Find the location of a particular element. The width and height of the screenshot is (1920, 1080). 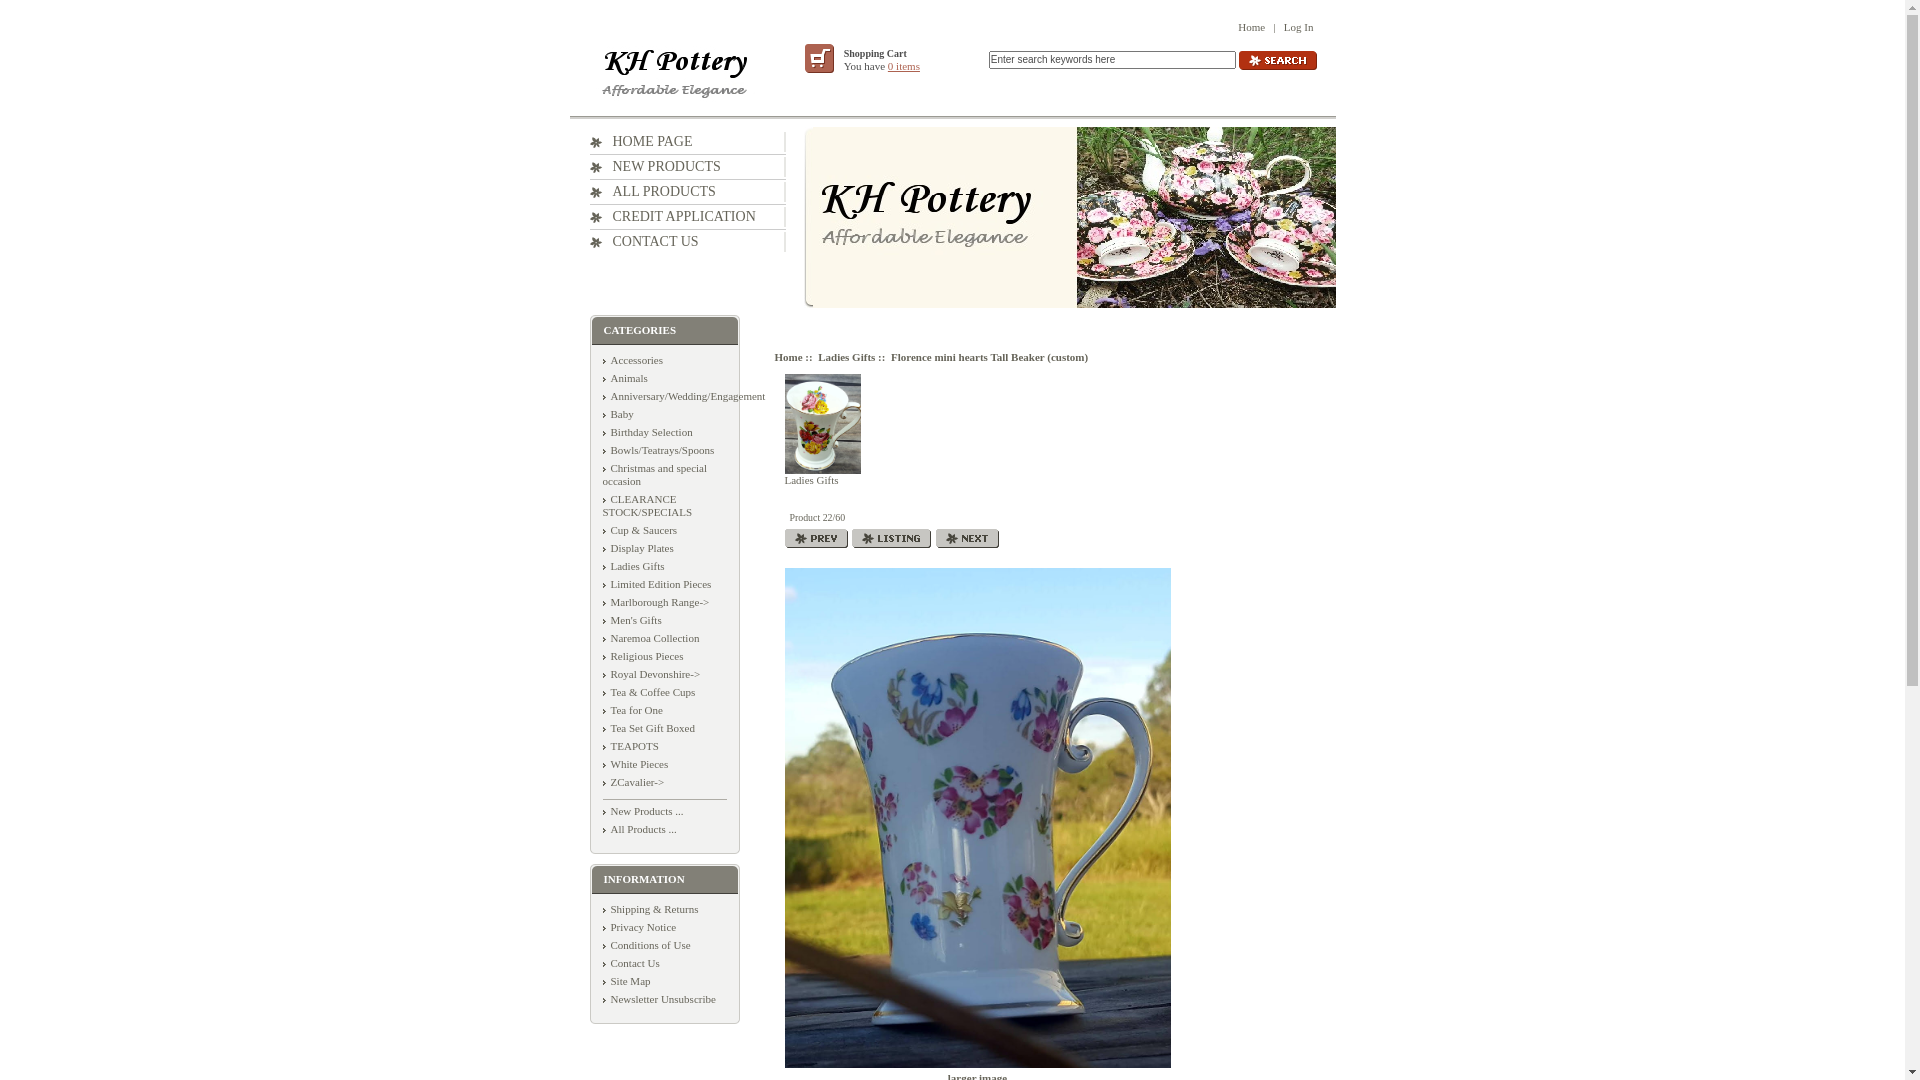

'CONTACT US' is located at coordinates (644, 240).